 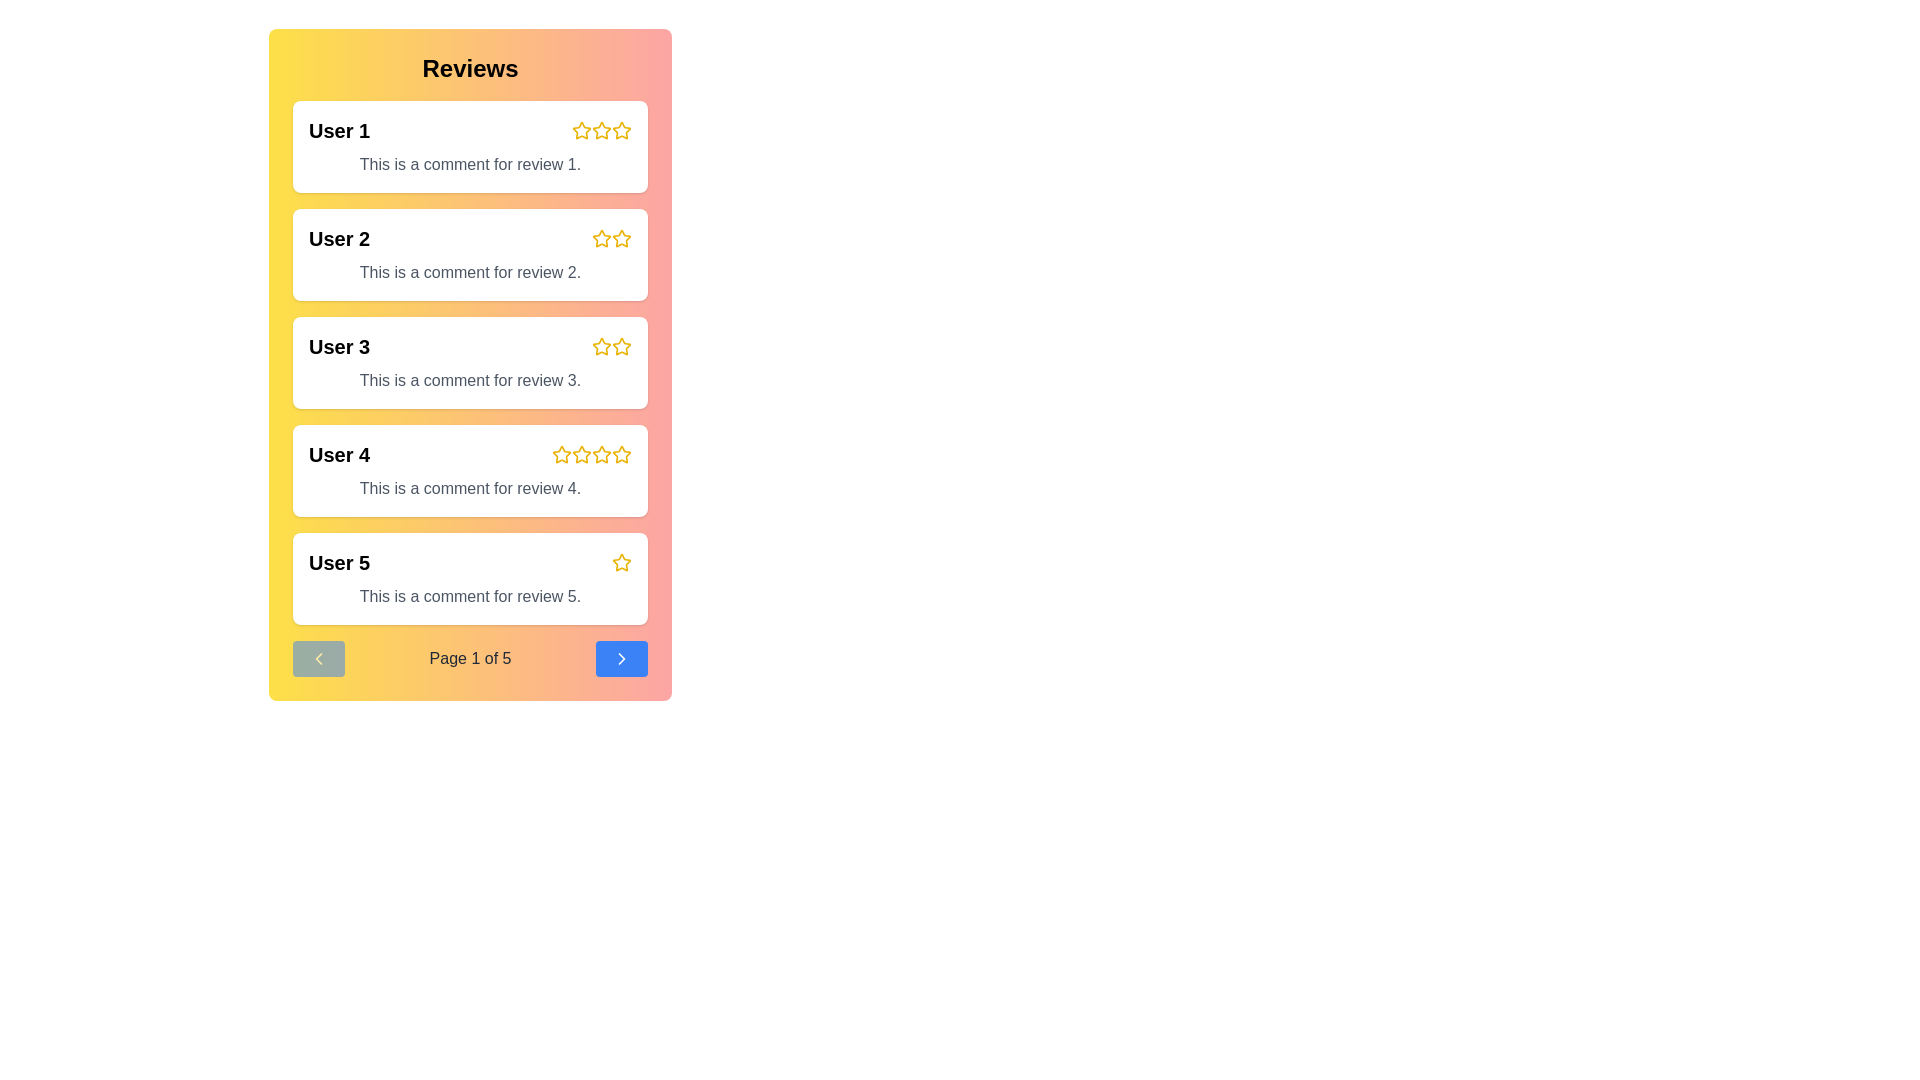 What do you see at coordinates (580, 455) in the screenshot?
I see `the third yellow star icon in the rating row for 'User 4' to rate it` at bounding box center [580, 455].